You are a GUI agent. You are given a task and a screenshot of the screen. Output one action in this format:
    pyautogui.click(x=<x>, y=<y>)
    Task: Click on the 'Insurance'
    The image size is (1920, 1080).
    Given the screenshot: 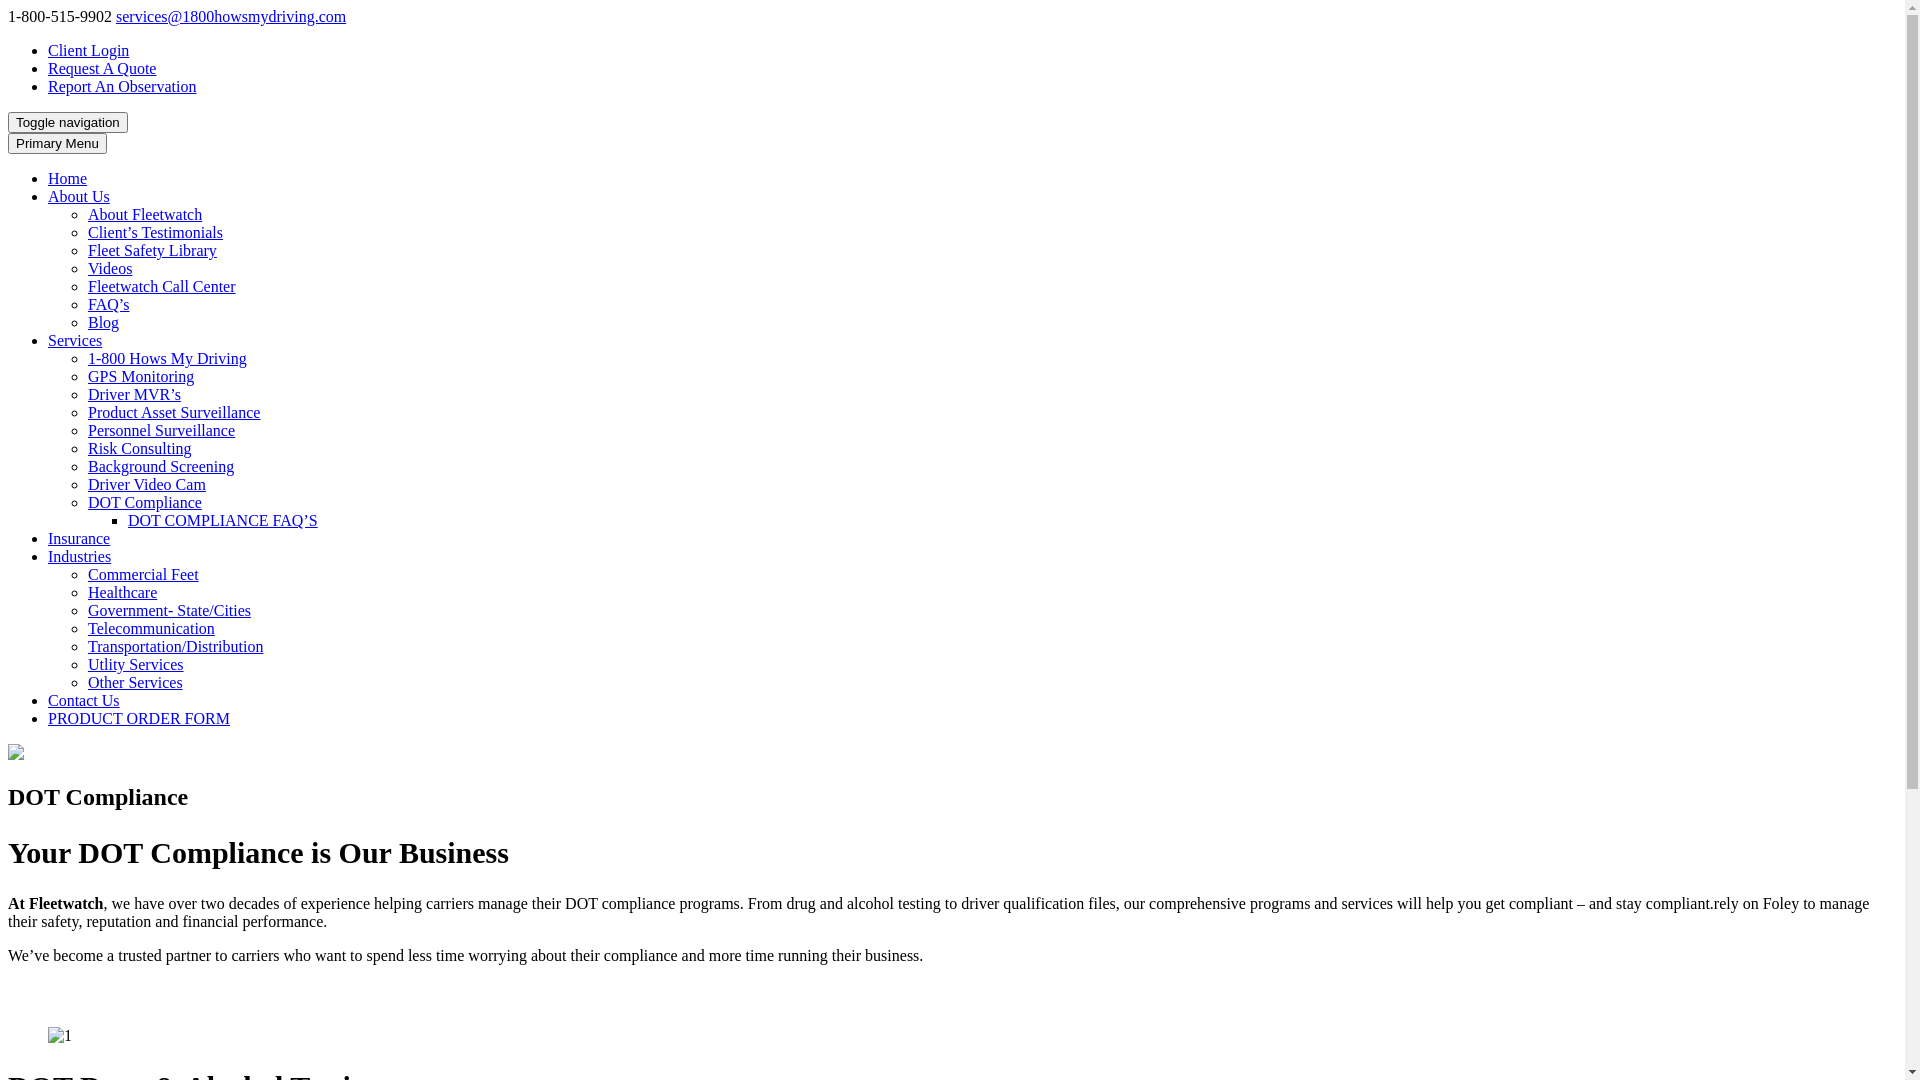 What is the action you would take?
    pyautogui.click(x=78, y=537)
    